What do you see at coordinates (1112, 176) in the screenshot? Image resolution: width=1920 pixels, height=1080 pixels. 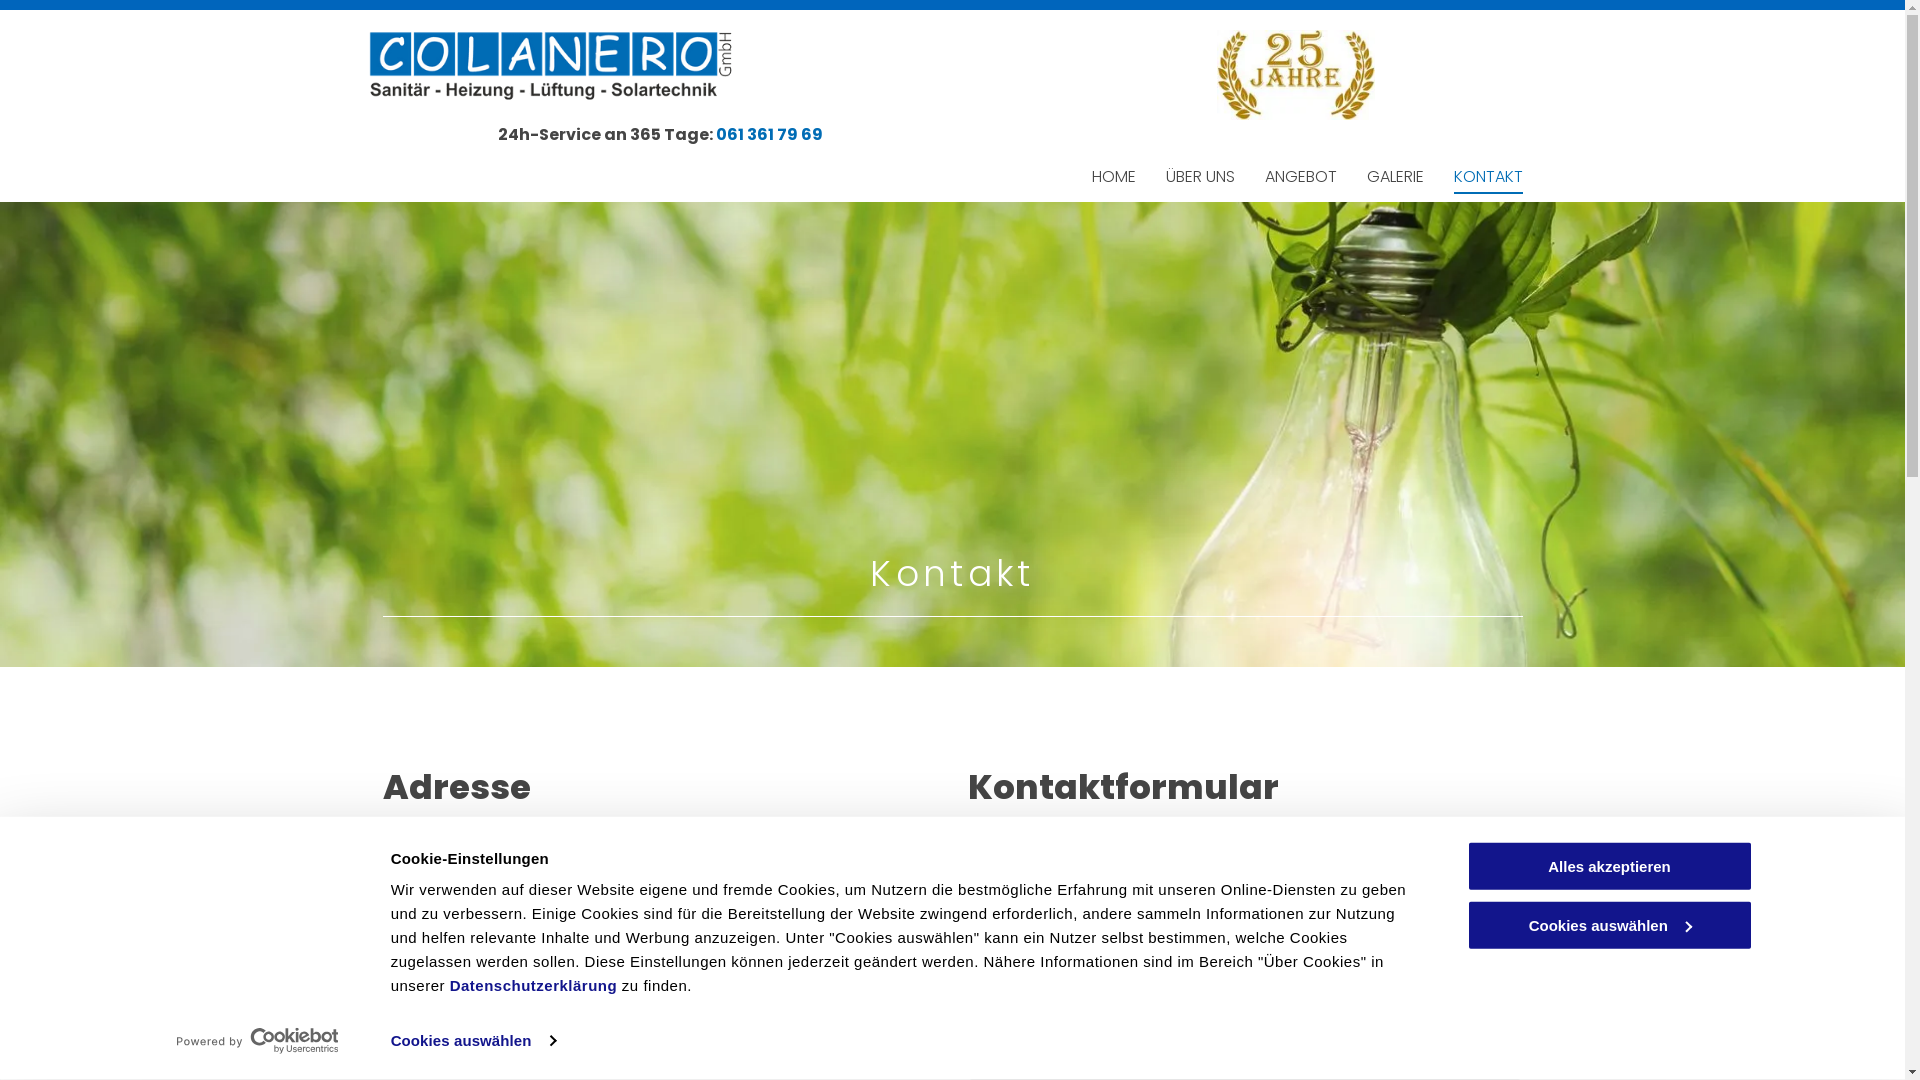 I see `'HOME'` at bounding box center [1112, 176].